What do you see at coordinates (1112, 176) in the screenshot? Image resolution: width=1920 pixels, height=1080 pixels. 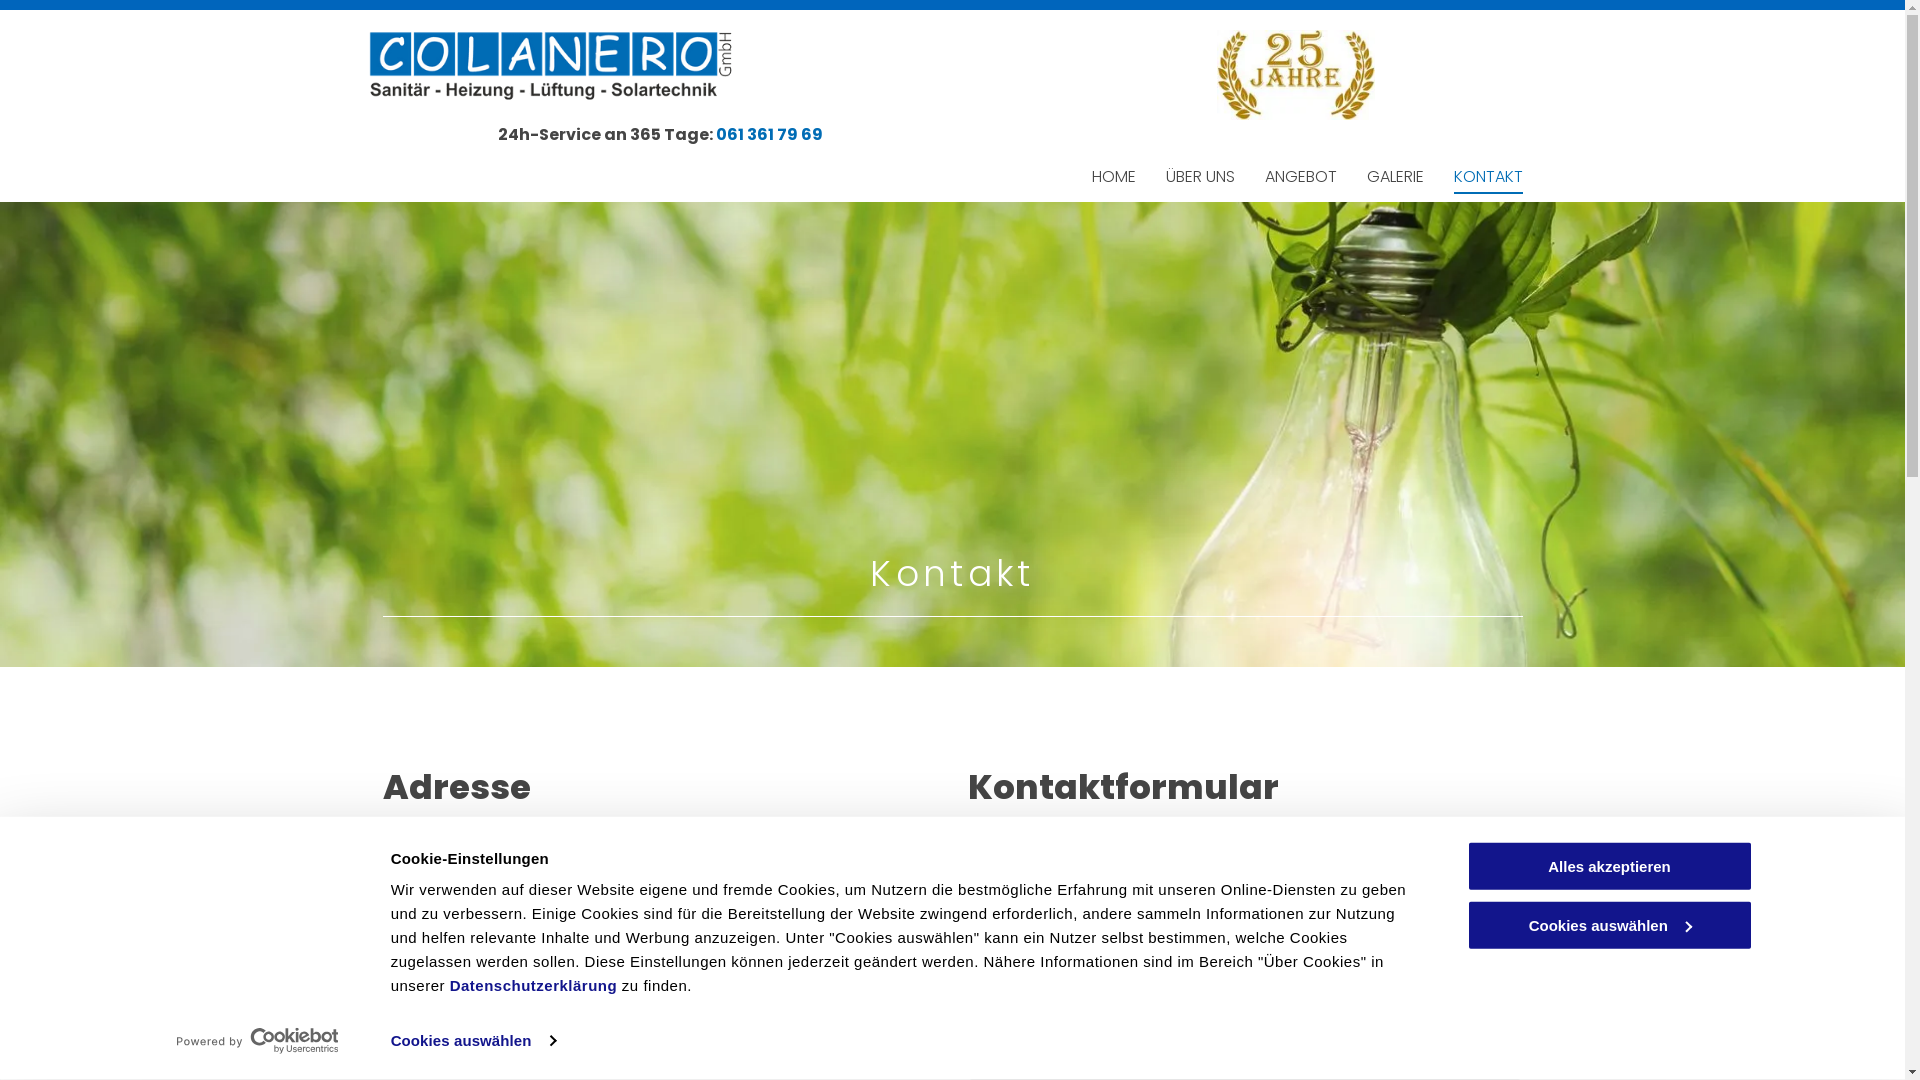 I see `'HOME'` at bounding box center [1112, 176].